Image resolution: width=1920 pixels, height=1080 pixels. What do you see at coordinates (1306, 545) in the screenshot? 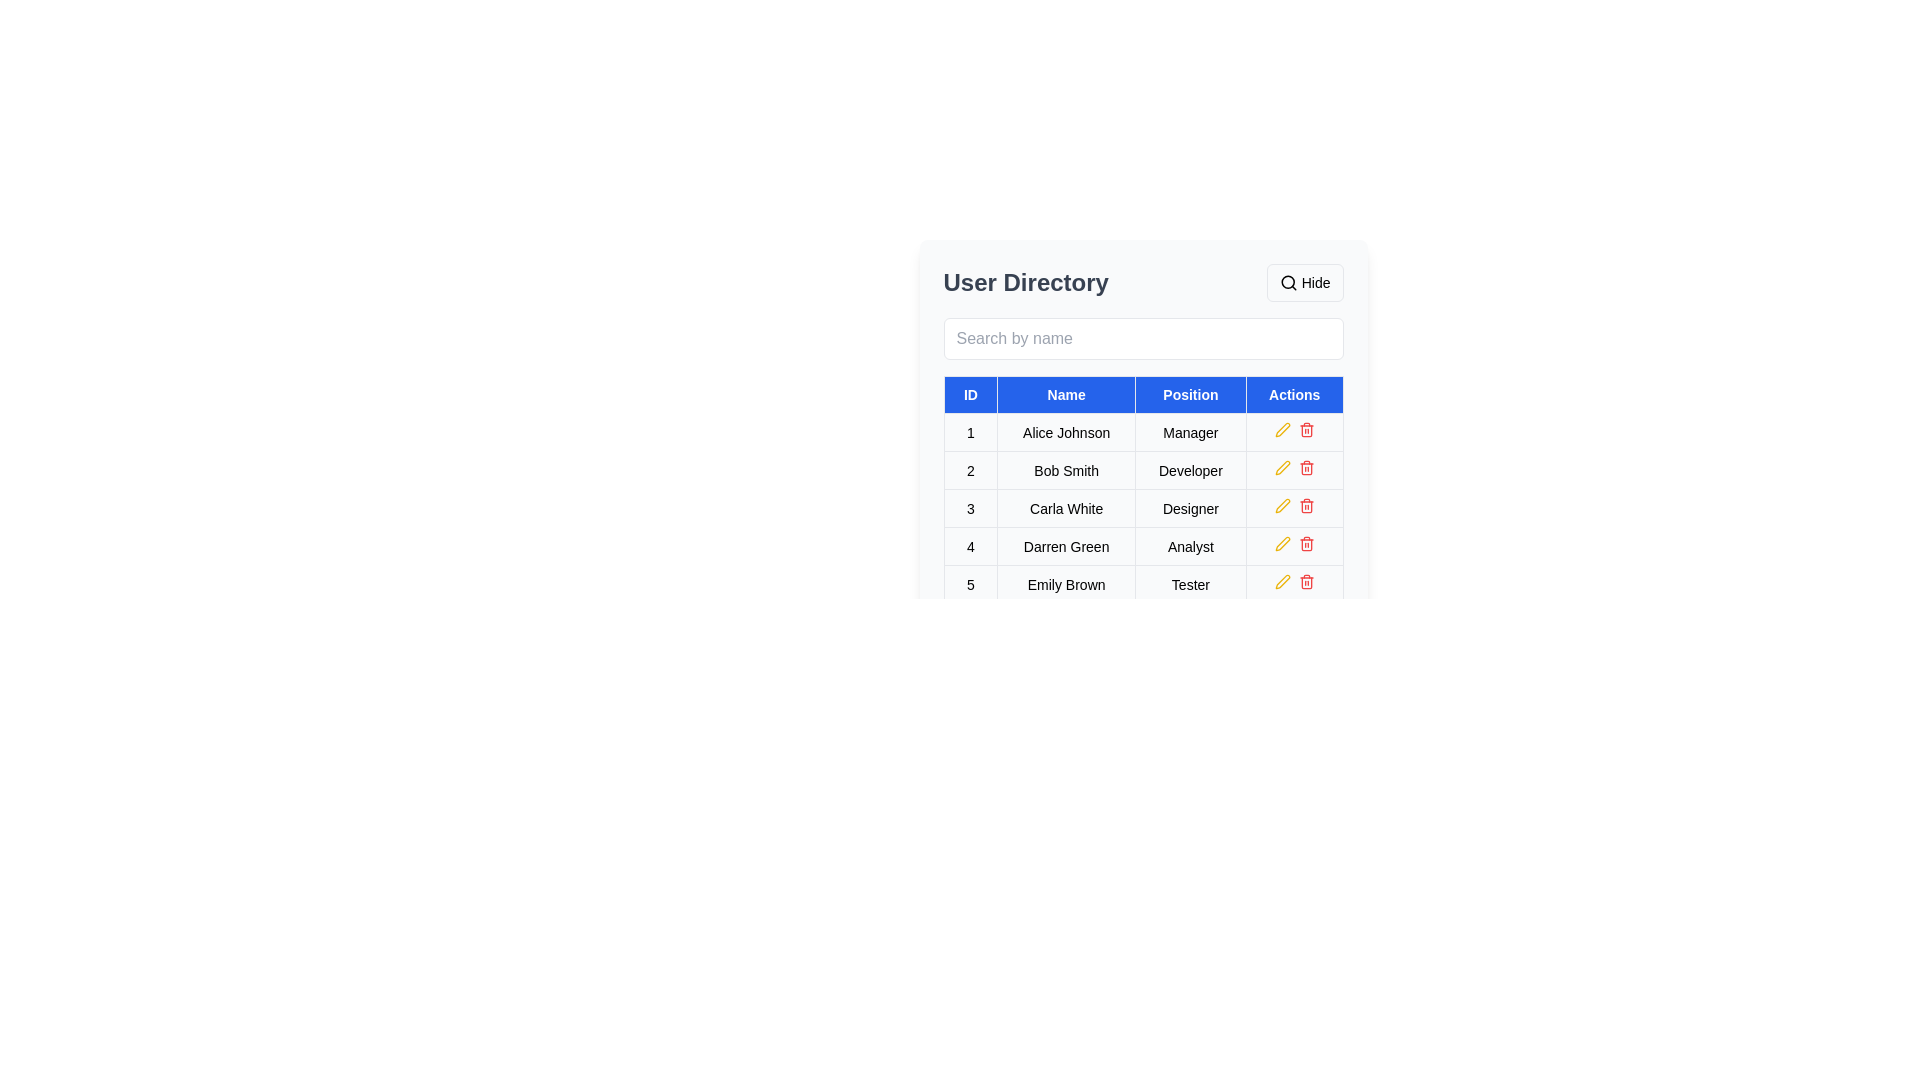
I see `the trash can icon` at bounding box center [1306, 545].